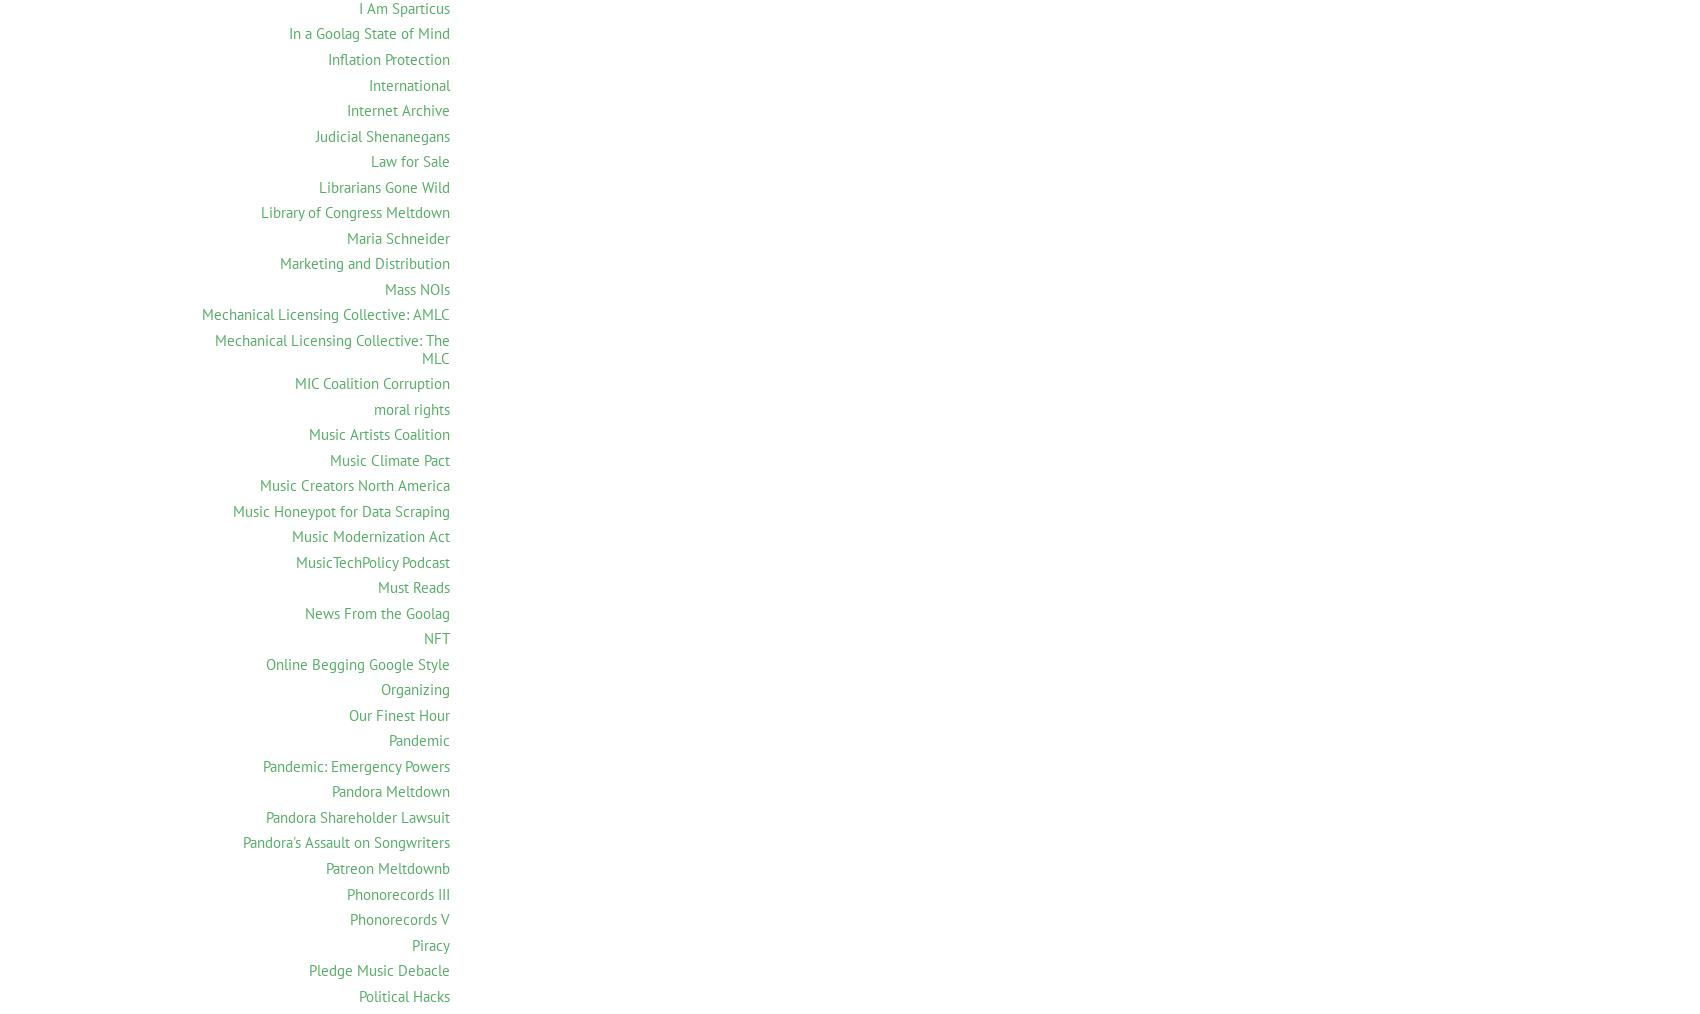  I want to click on 'Inflation Protection', so click(387, 58).